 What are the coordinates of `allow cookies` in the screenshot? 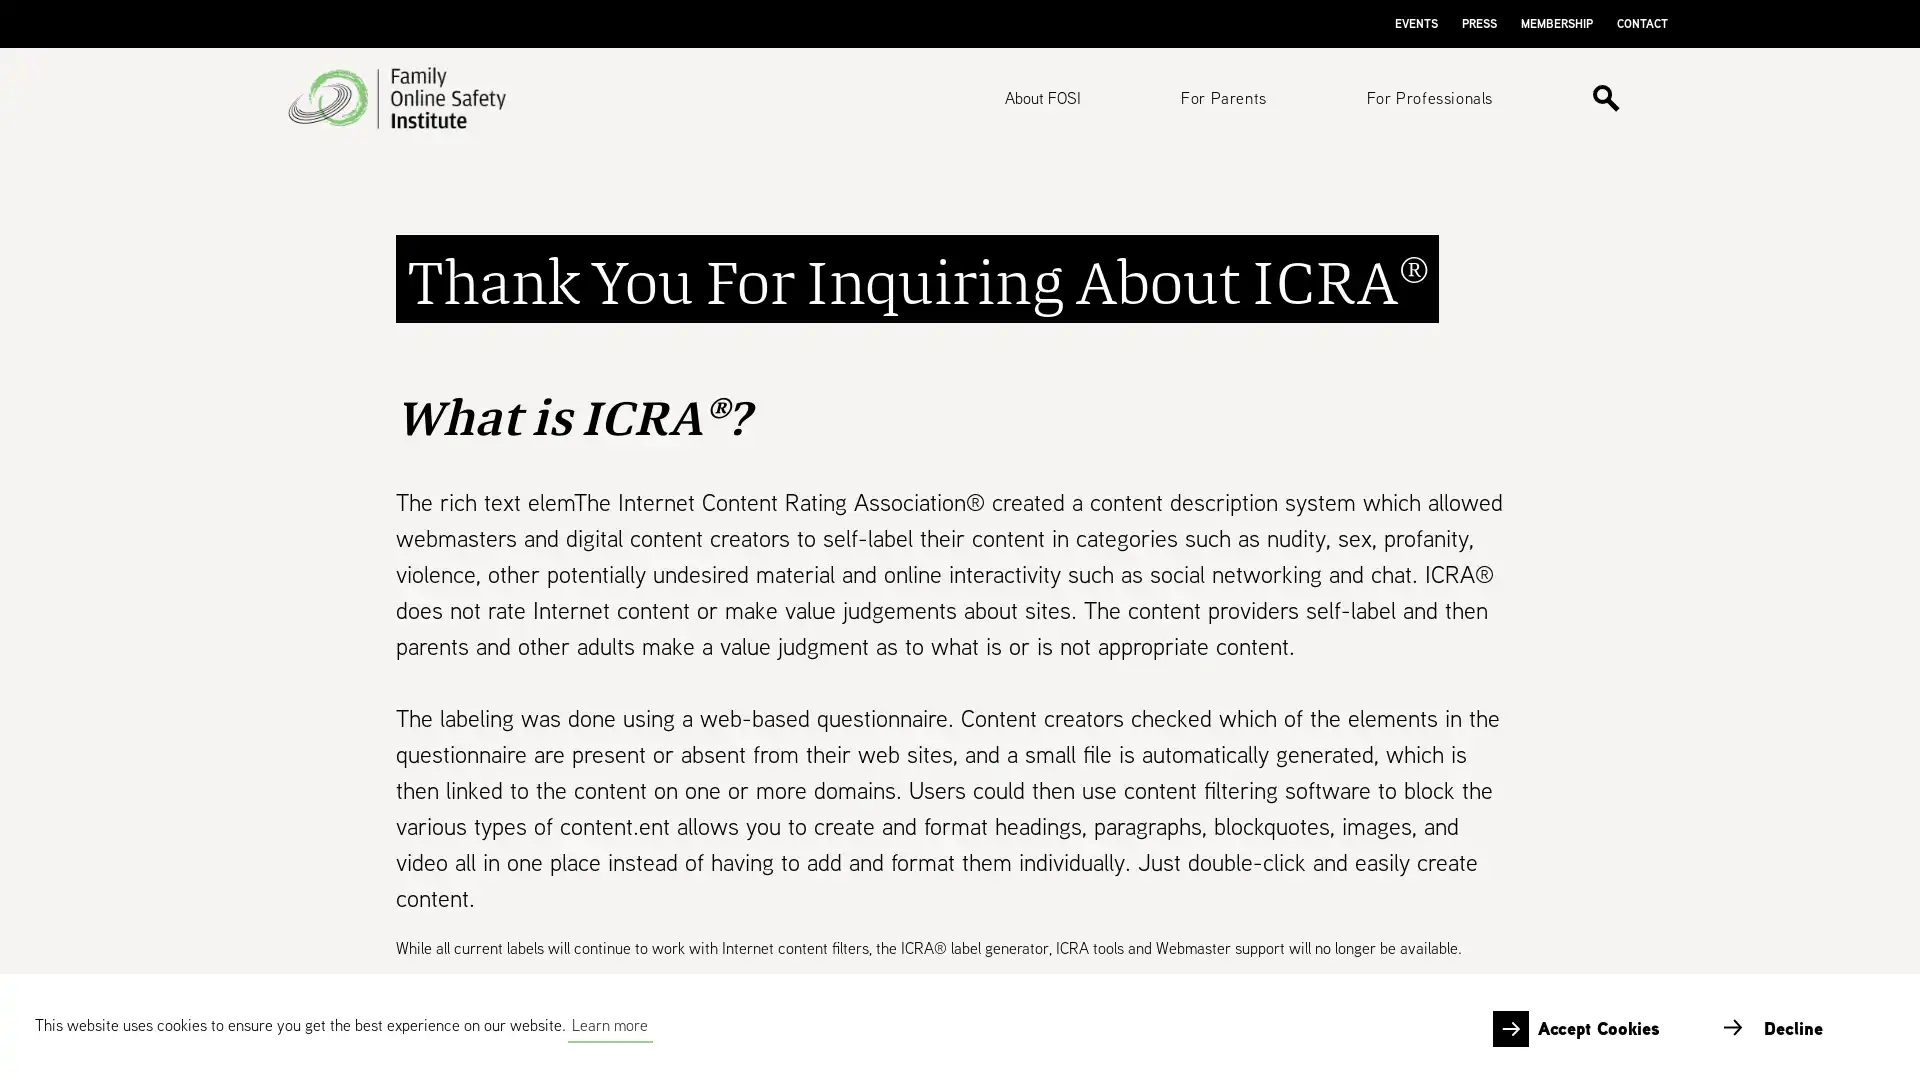 It's located at (1575, 1026).